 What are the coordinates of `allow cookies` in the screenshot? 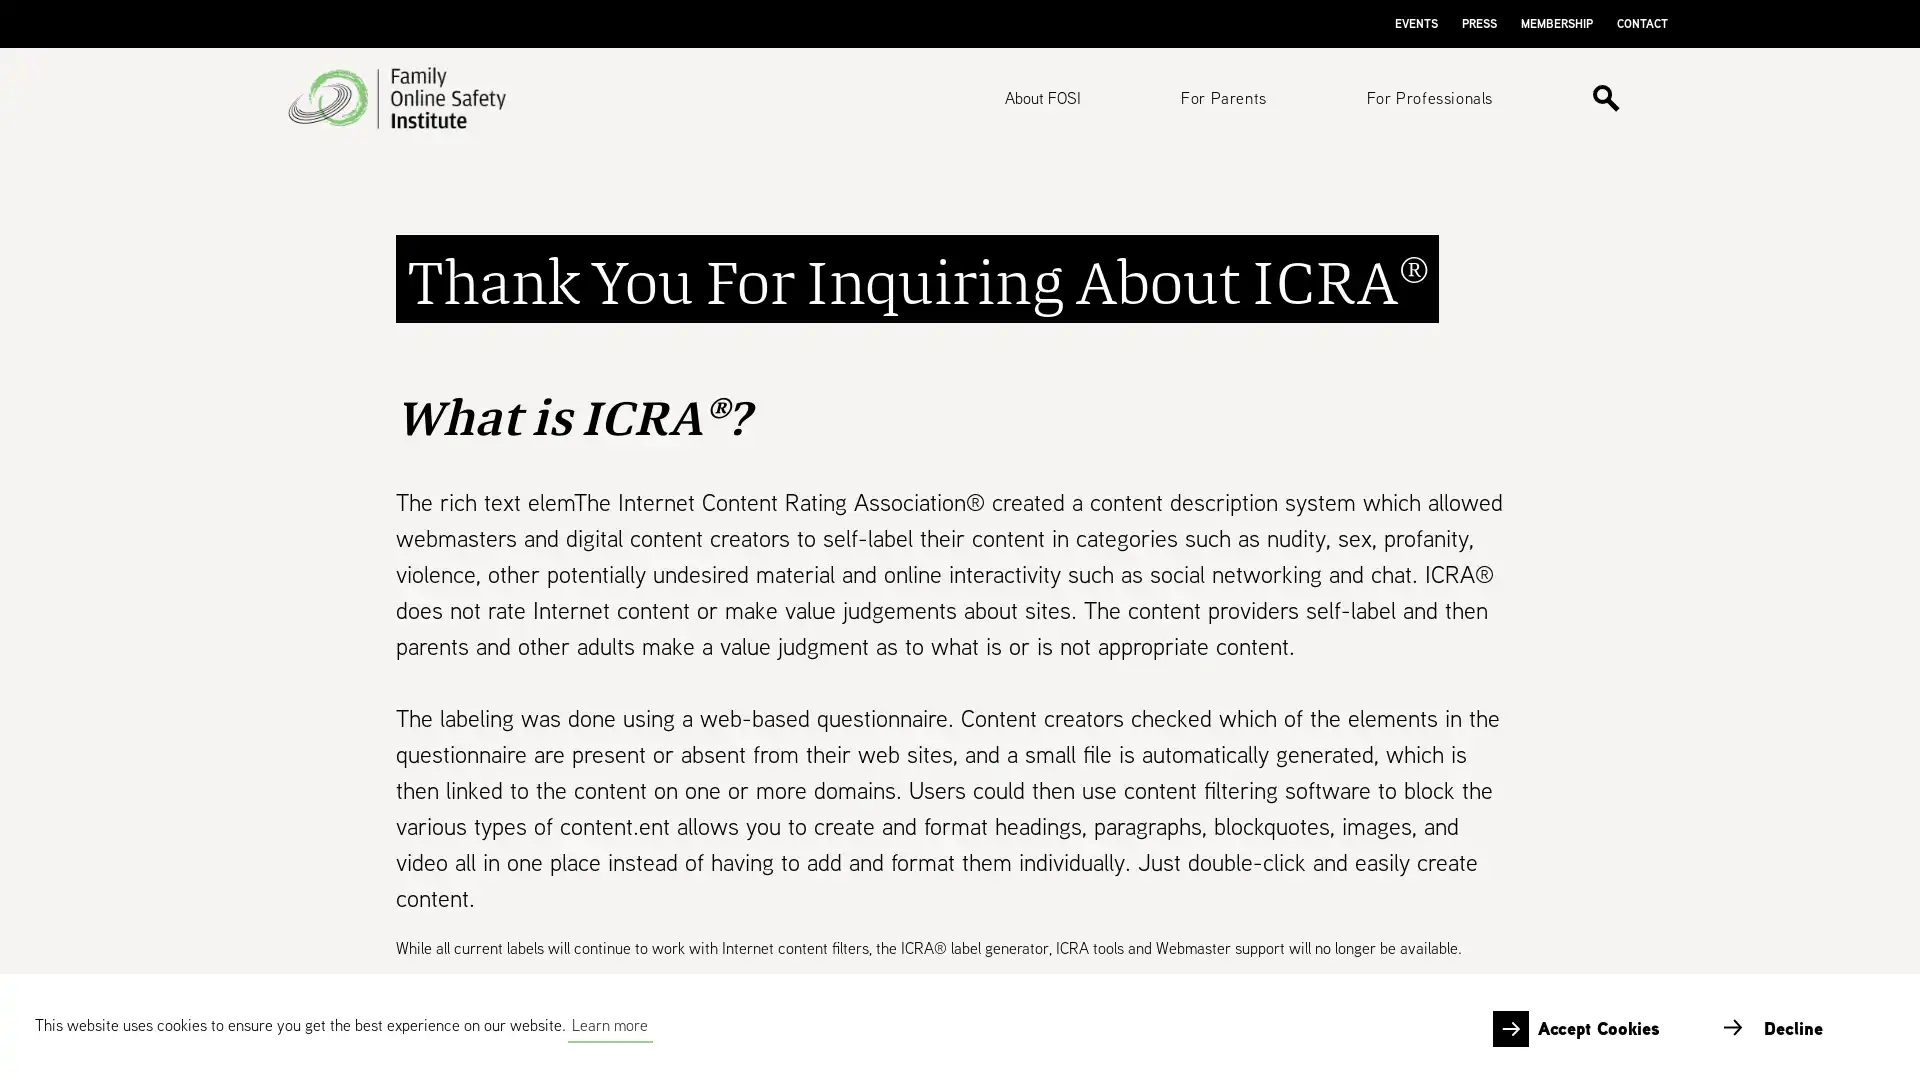 It's located at (1575, 1026).